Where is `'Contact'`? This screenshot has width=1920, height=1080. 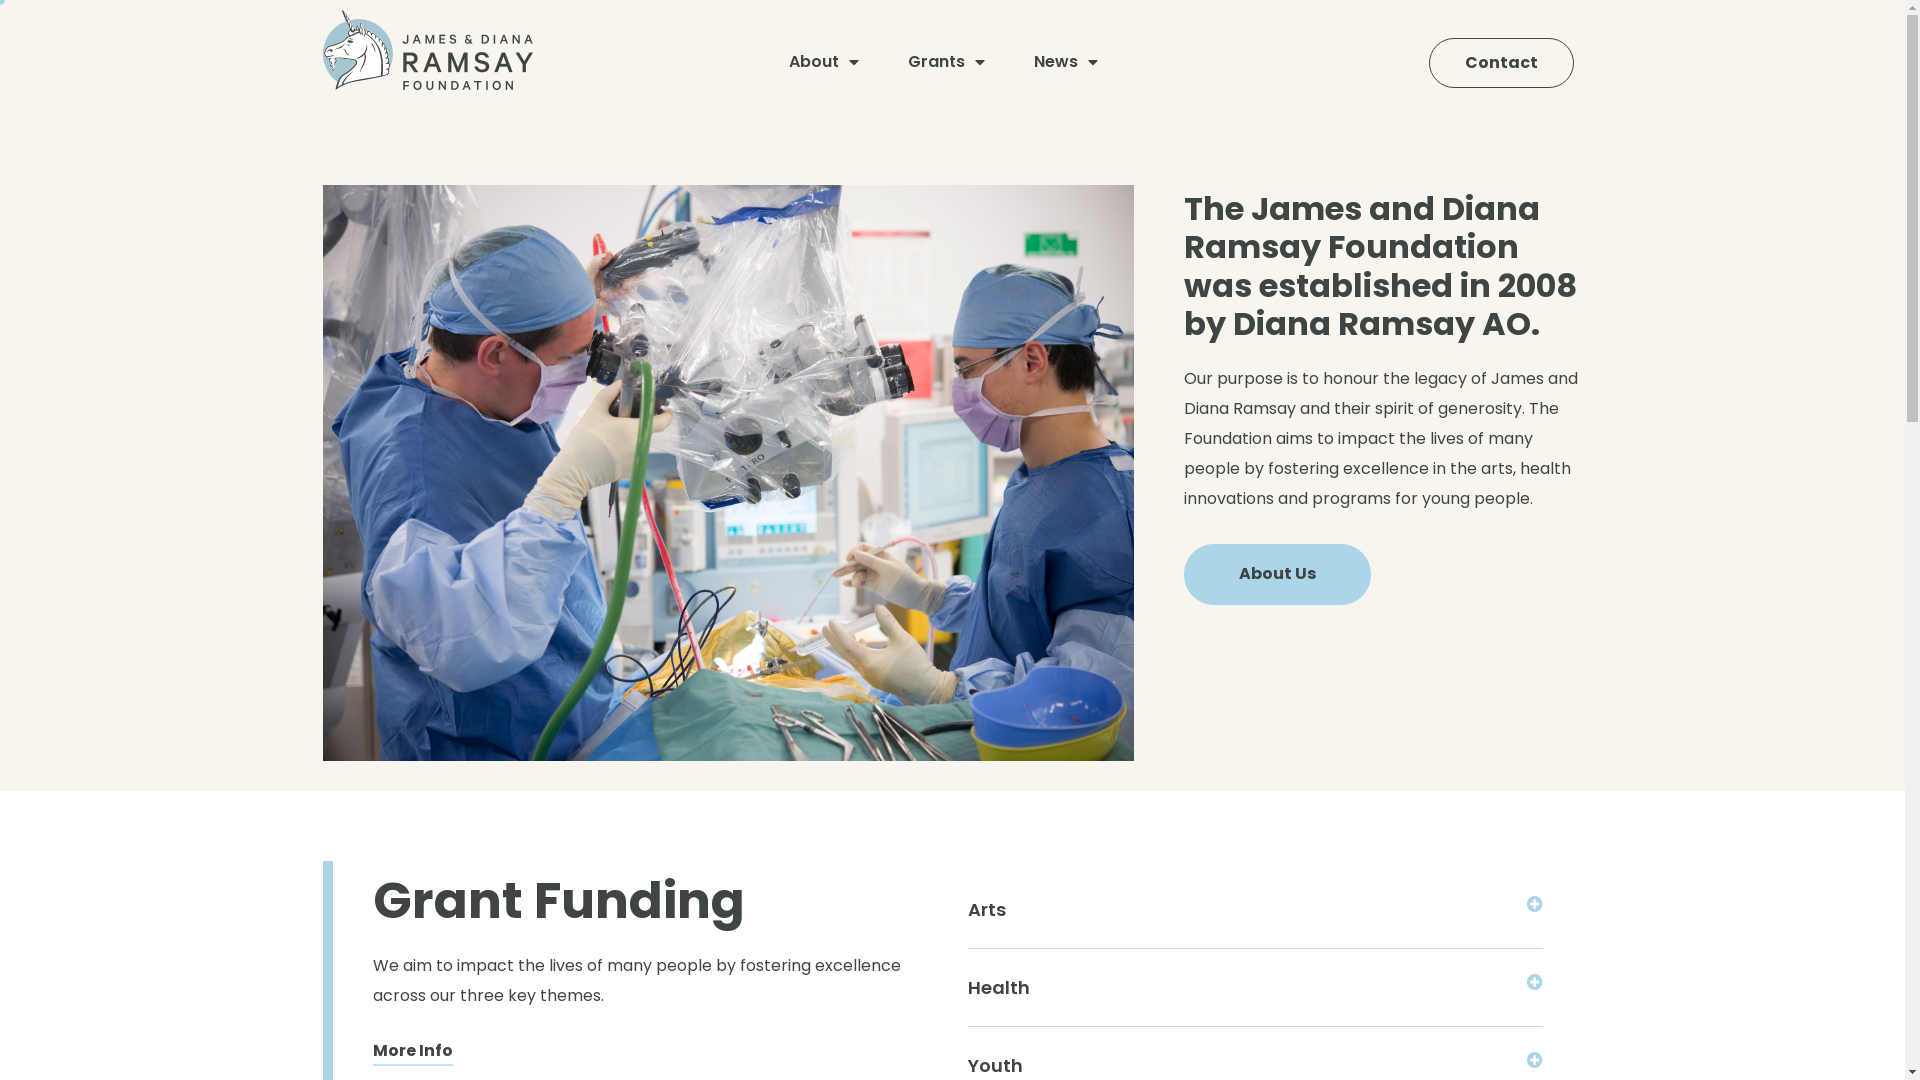
'Contact' is located at coordinates (1501, 62).